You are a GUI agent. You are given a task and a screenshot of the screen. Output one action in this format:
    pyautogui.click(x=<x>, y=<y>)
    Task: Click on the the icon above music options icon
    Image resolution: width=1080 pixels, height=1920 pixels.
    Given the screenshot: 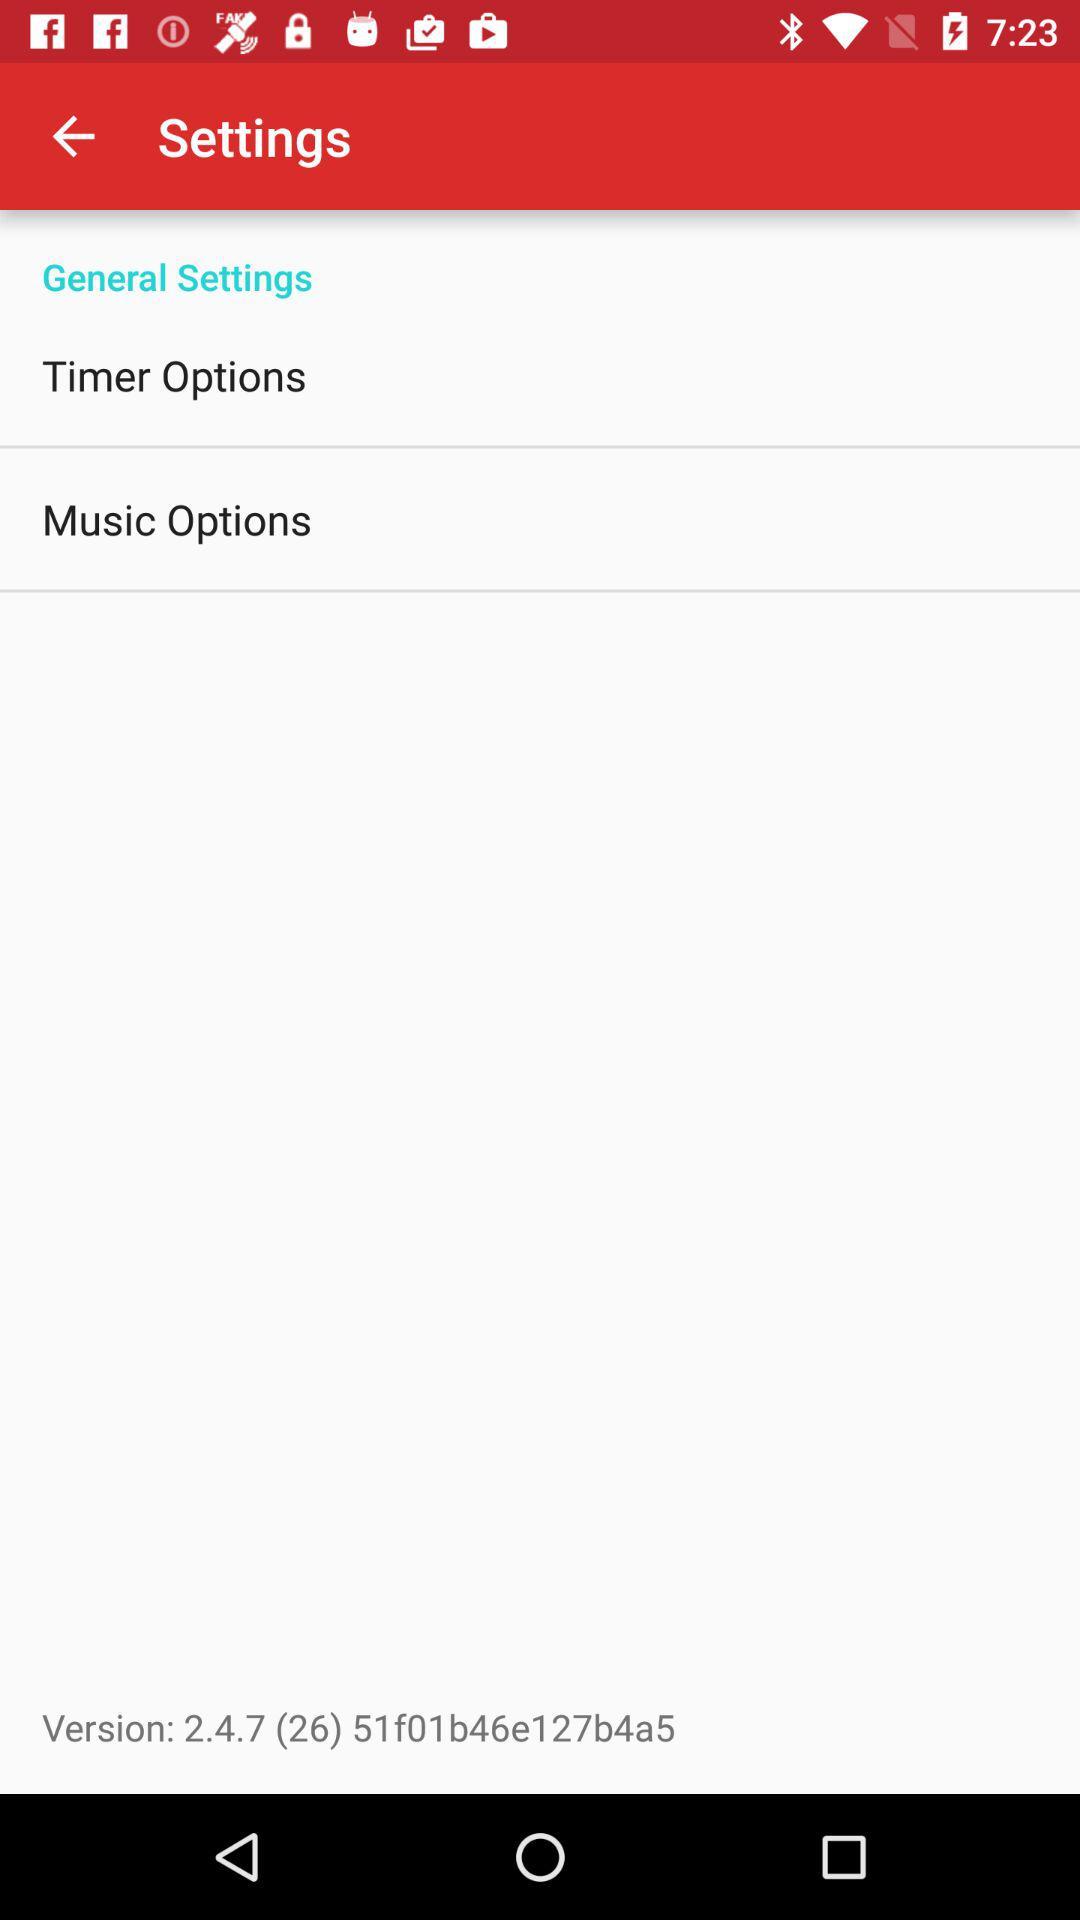 What is the action you would take?
    pyautogui.click(x=173, y=374)
    